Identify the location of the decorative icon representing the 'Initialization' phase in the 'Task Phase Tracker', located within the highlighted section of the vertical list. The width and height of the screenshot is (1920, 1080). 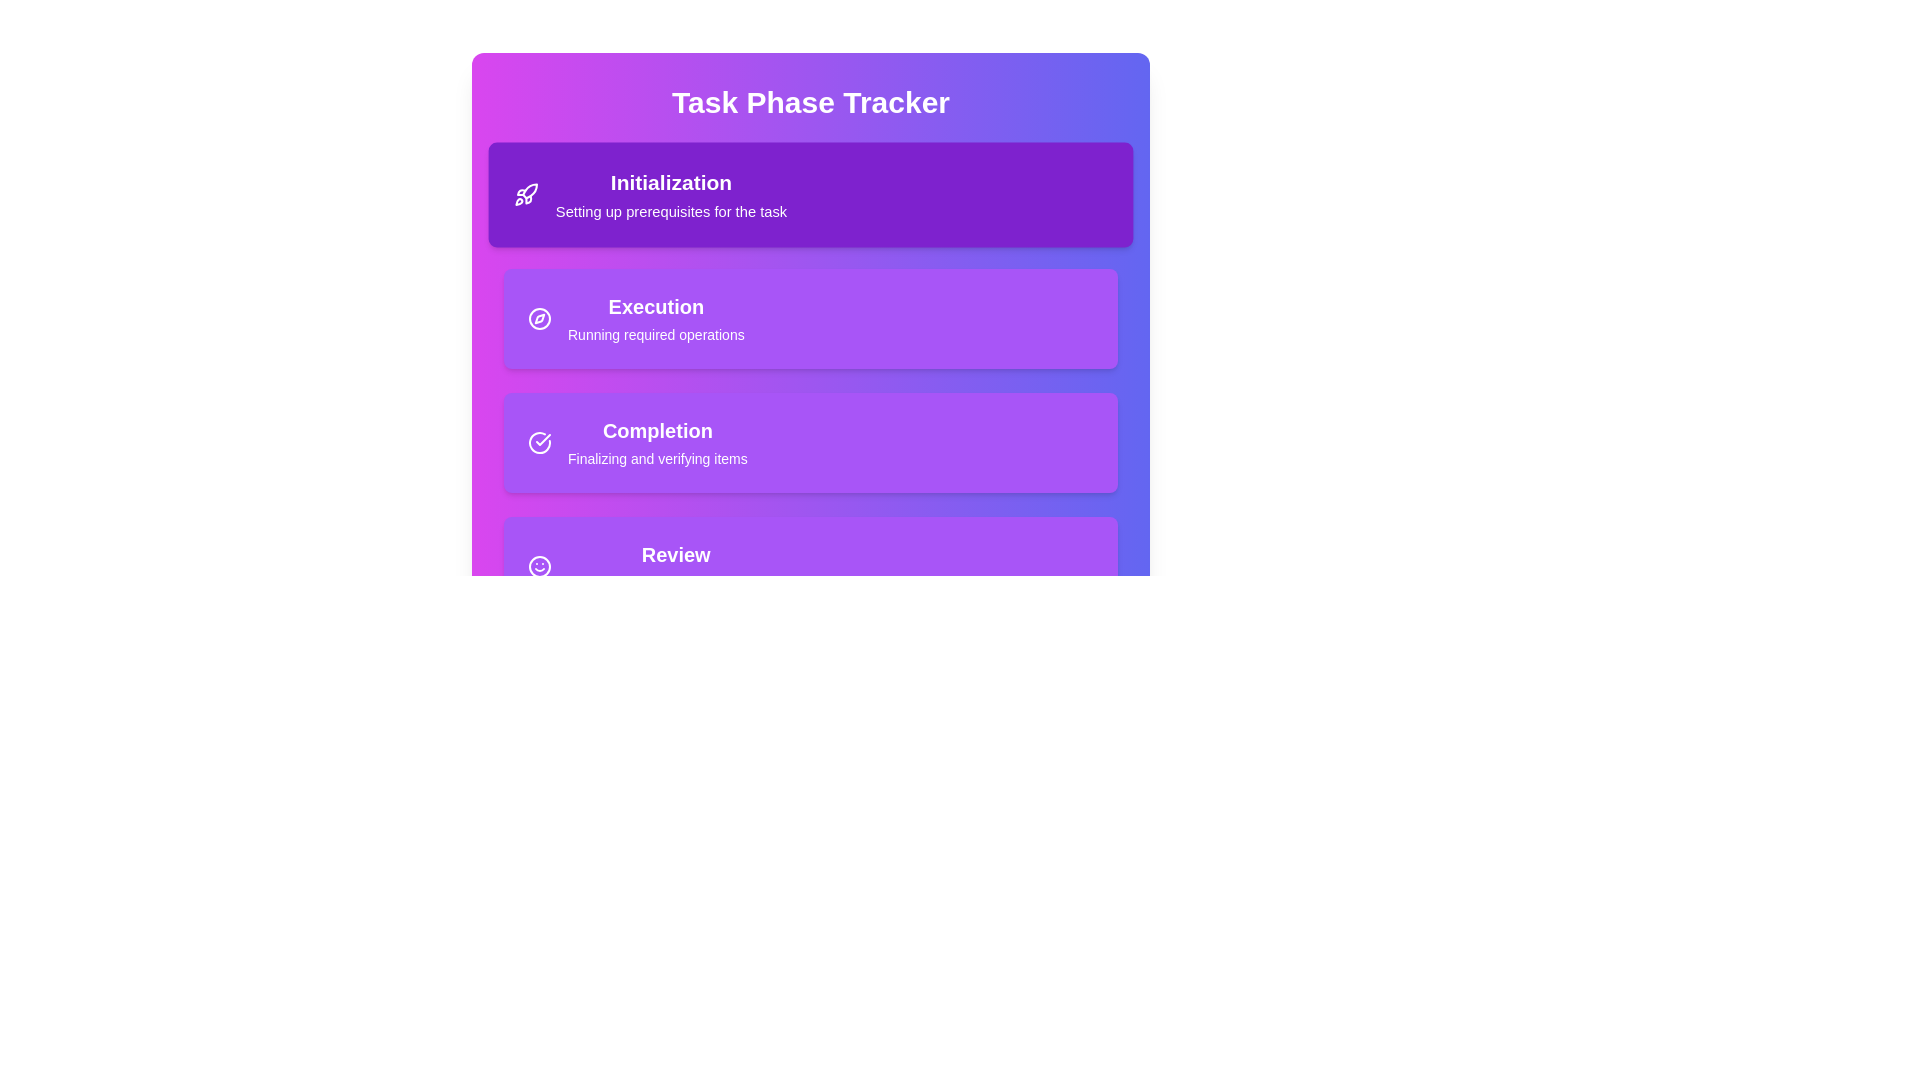
(530, 191).